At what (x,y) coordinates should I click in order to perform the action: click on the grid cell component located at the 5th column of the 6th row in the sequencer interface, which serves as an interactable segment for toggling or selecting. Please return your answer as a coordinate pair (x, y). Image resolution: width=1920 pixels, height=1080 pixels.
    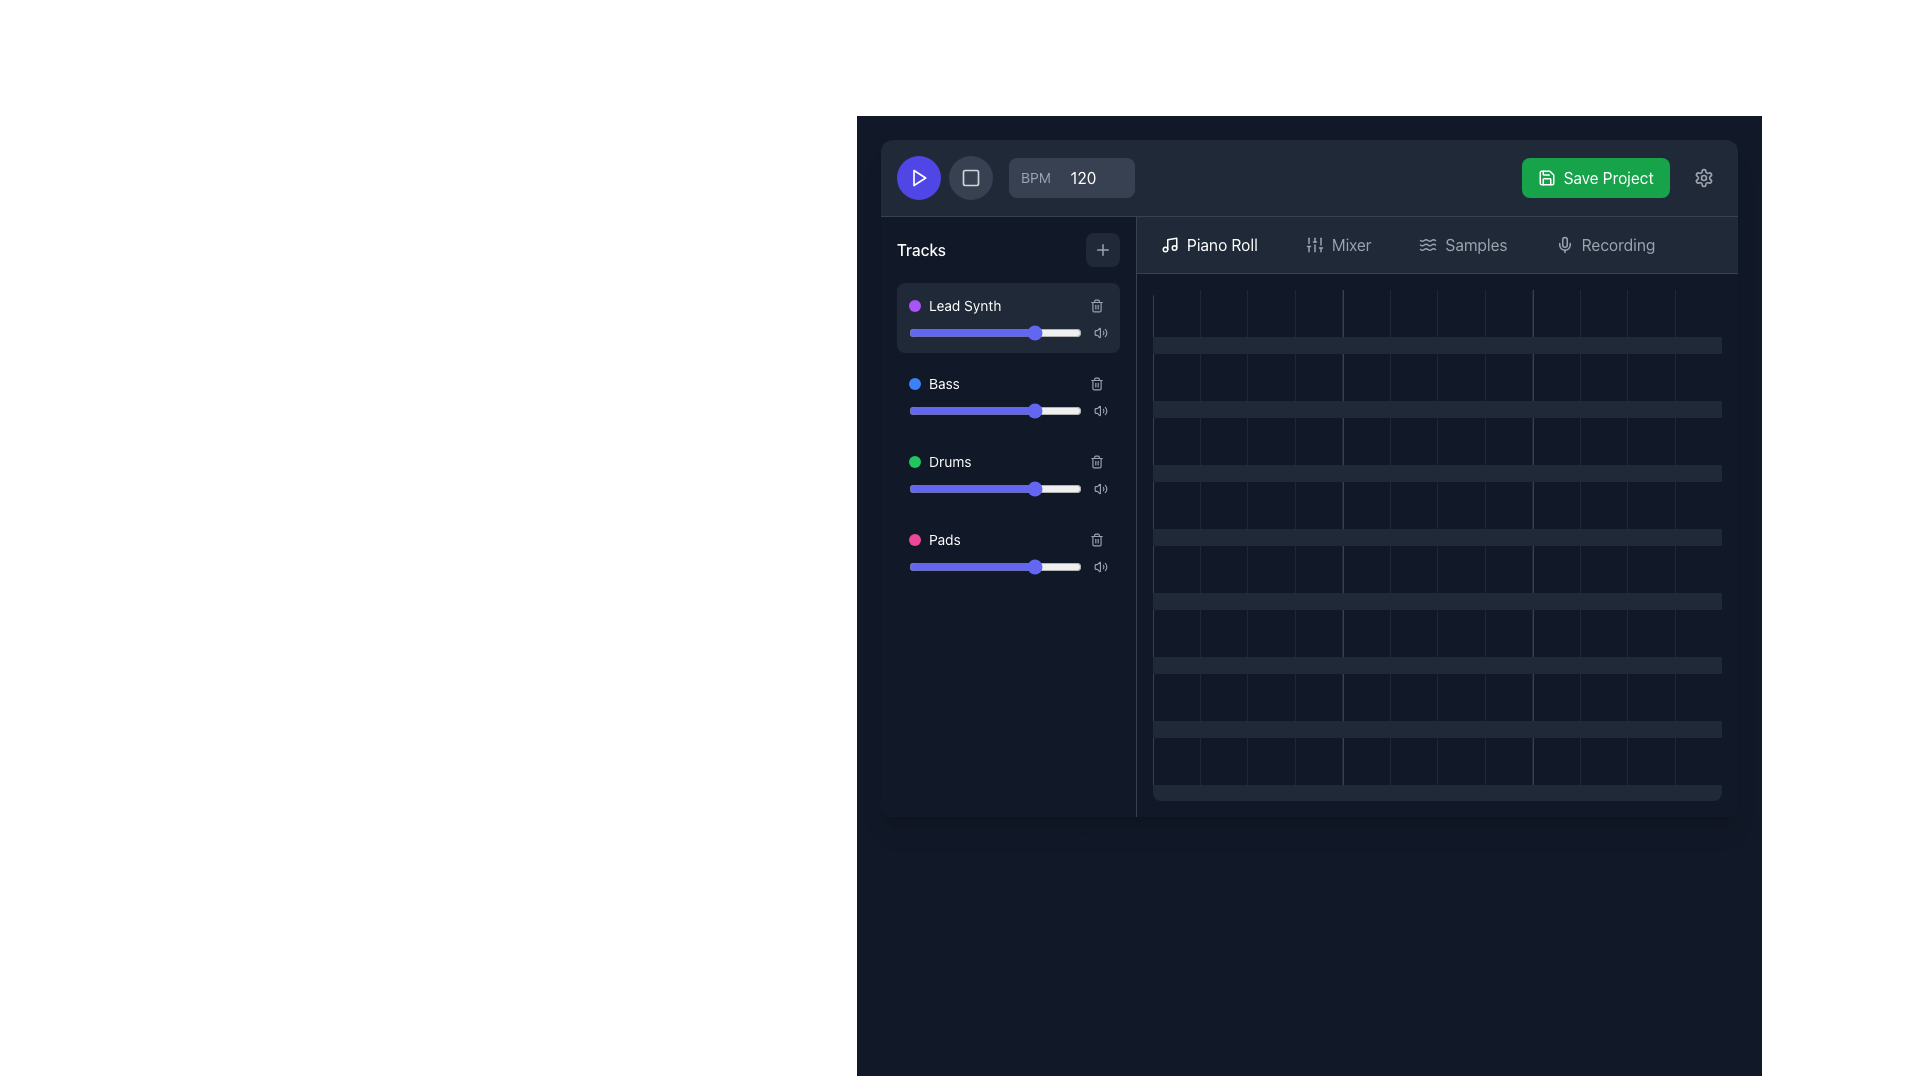
    Looking at the image, I should click on (1318, 633).